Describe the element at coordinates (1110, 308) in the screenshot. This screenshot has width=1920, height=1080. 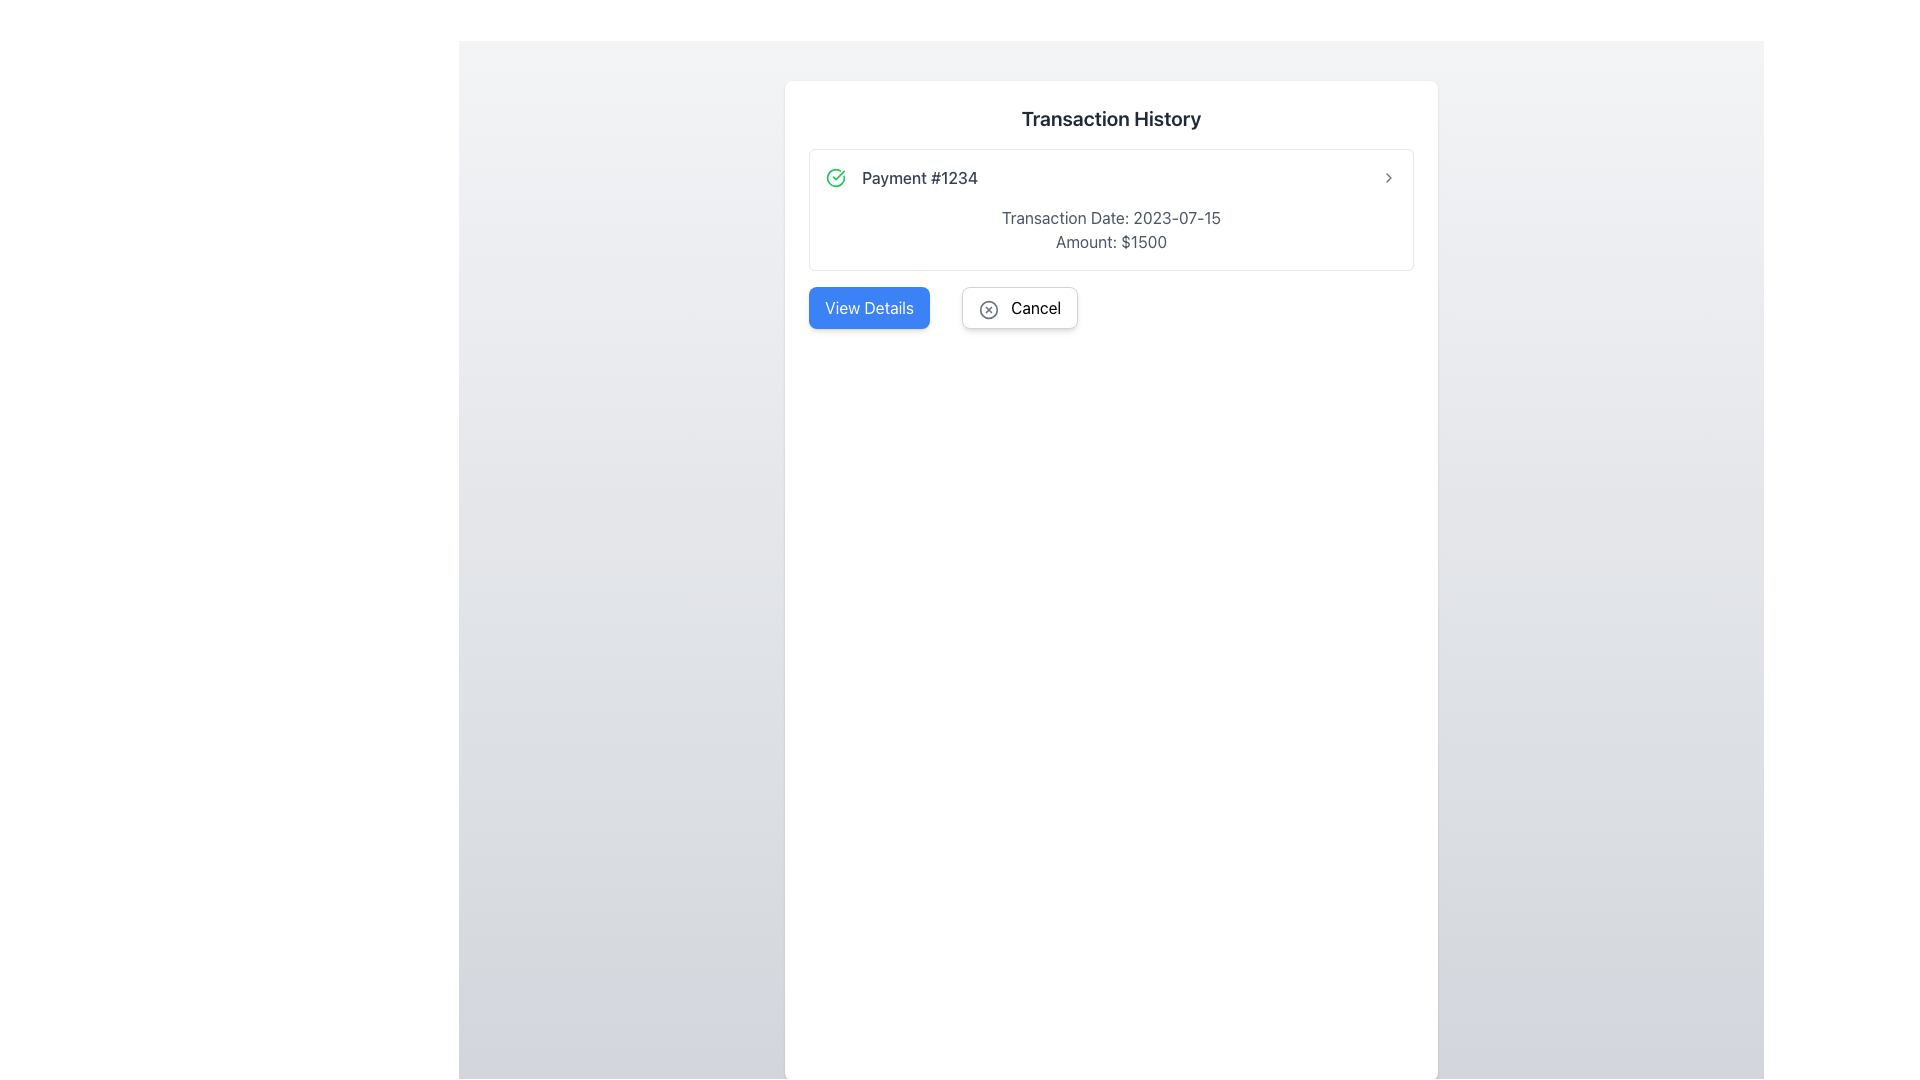
I see `the 'Cancel' button on the Button Group located at the bottom of the payment transaction card` at that location.